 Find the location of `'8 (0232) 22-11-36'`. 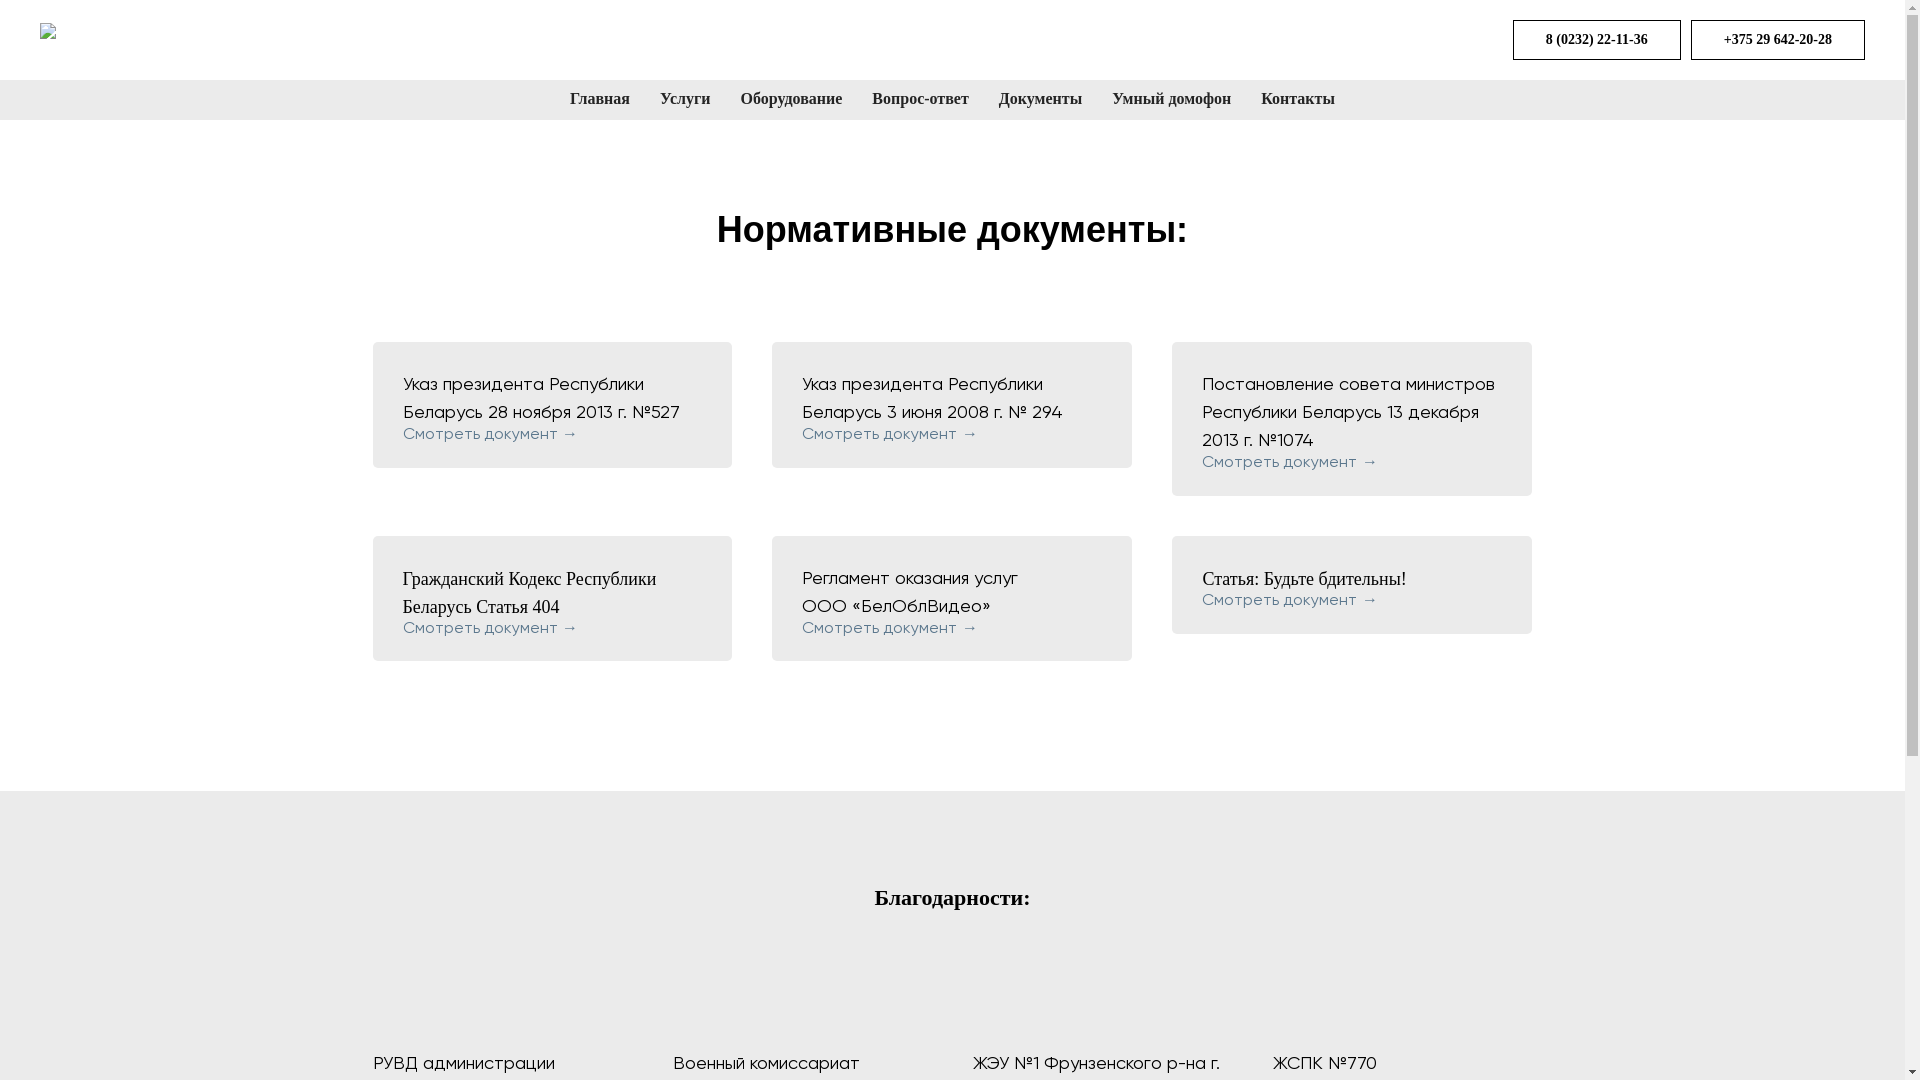

'8 (0232) 22-11-36' is located at coordinates (1512, 39).